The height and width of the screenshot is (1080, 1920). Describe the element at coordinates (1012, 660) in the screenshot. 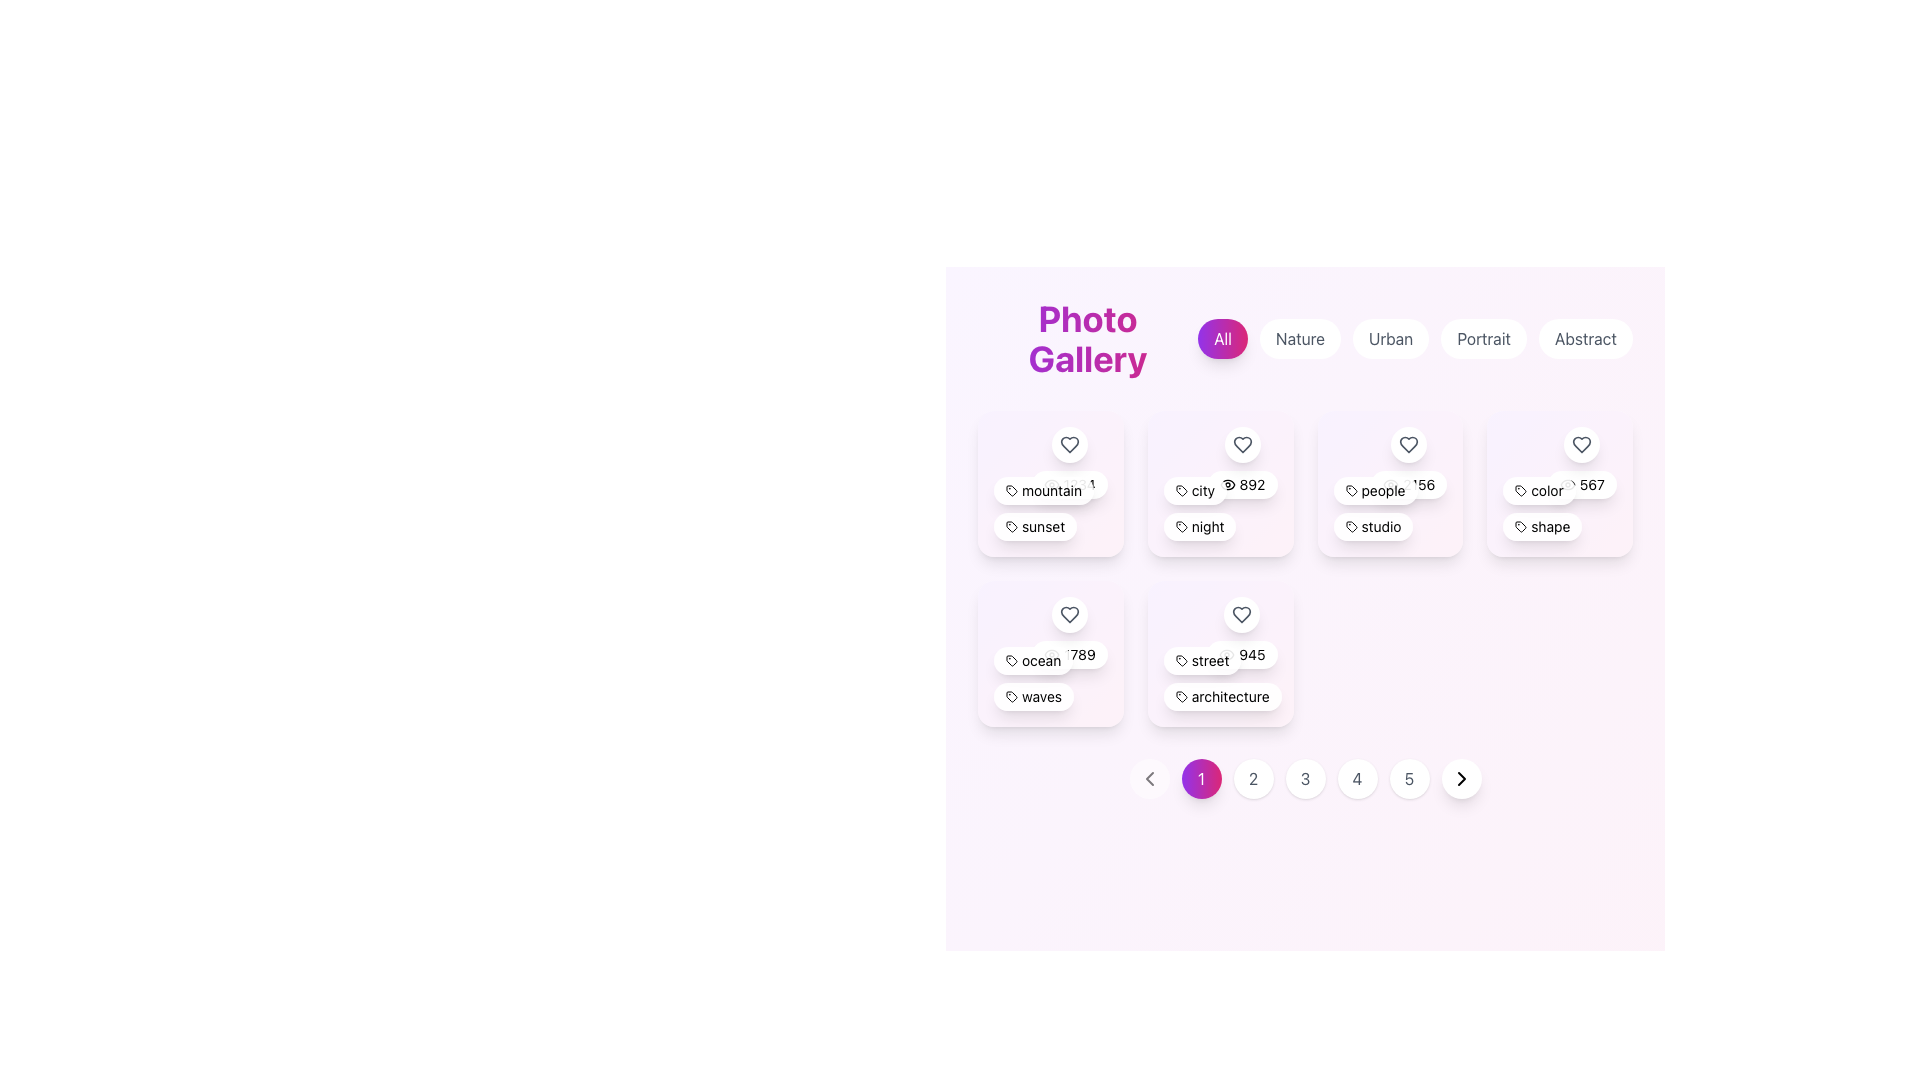

I see `the tag icon representing 'ocean', located in the second row, first column of the grid of selectable cards` at that location.